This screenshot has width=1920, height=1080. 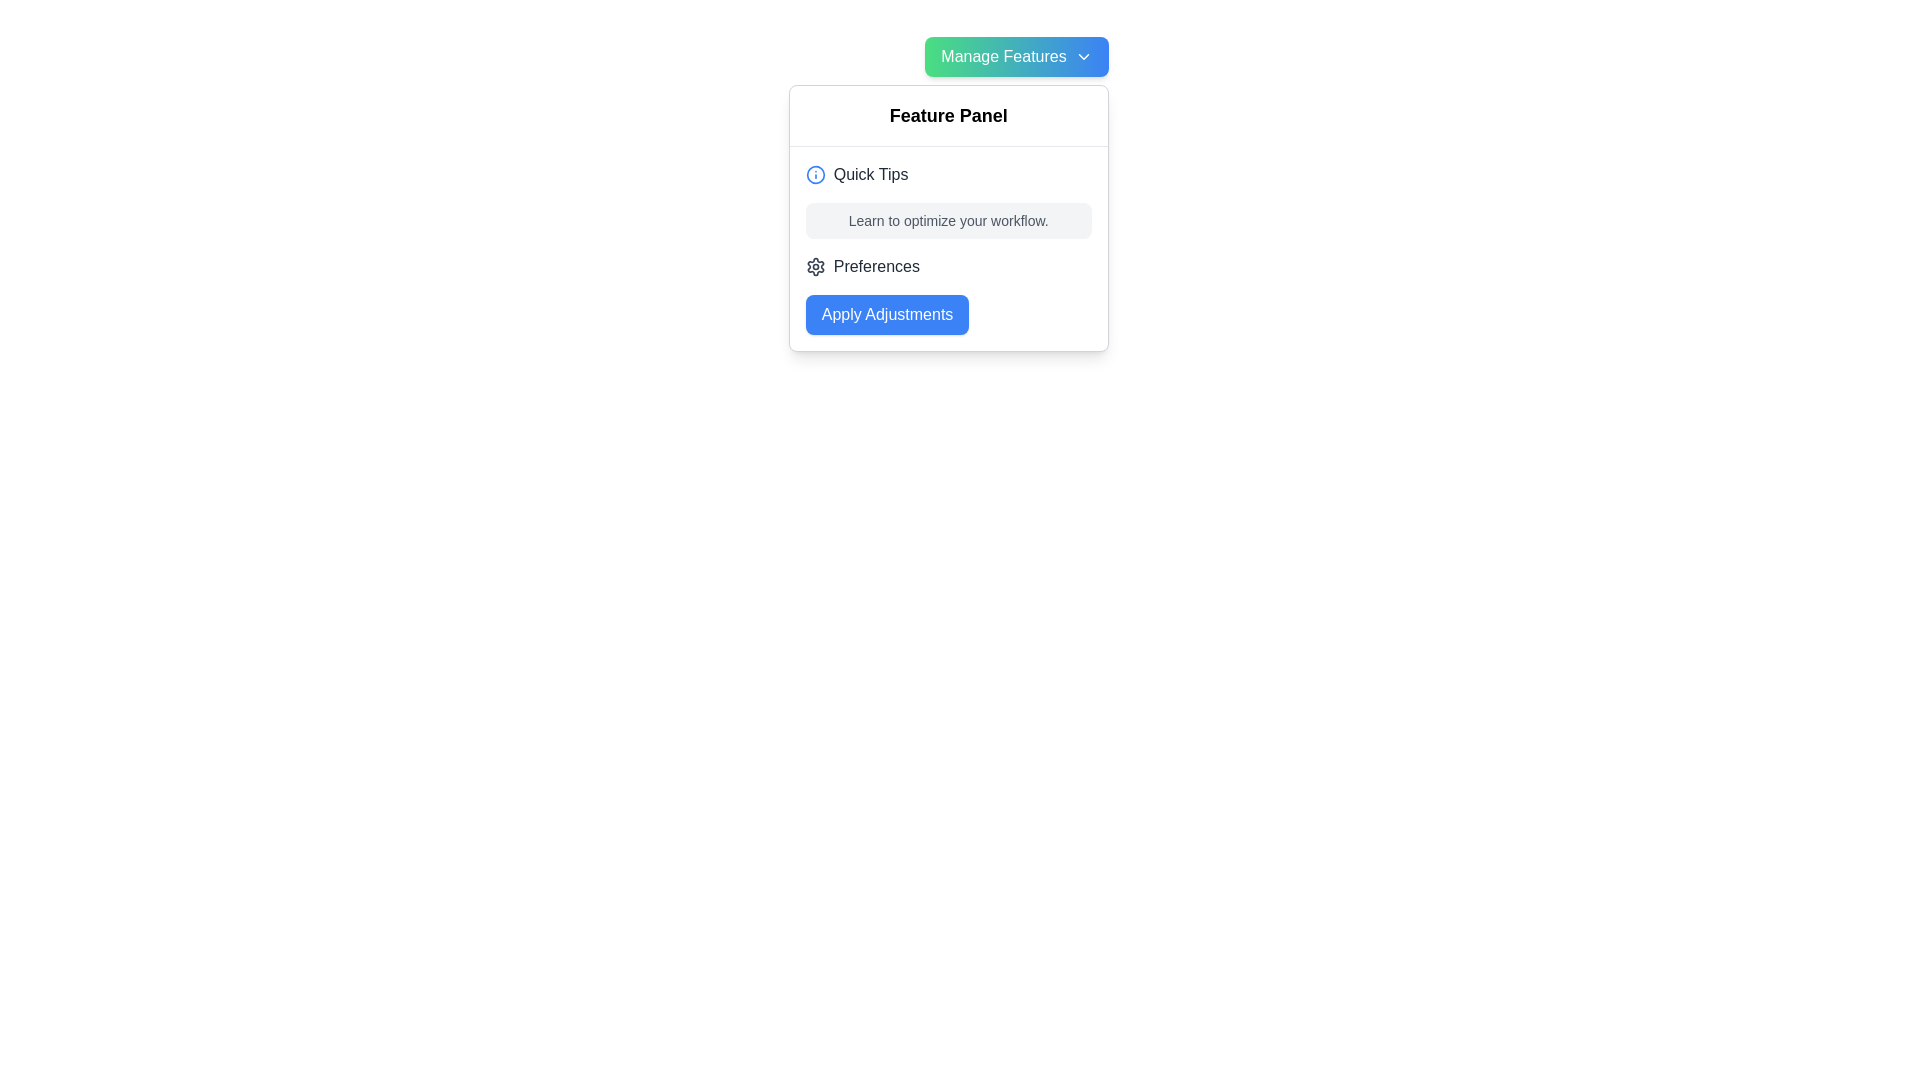 I want to click on the informational icon located to the left of the 'Quick Tips' text label, so click(x=815, y=173).